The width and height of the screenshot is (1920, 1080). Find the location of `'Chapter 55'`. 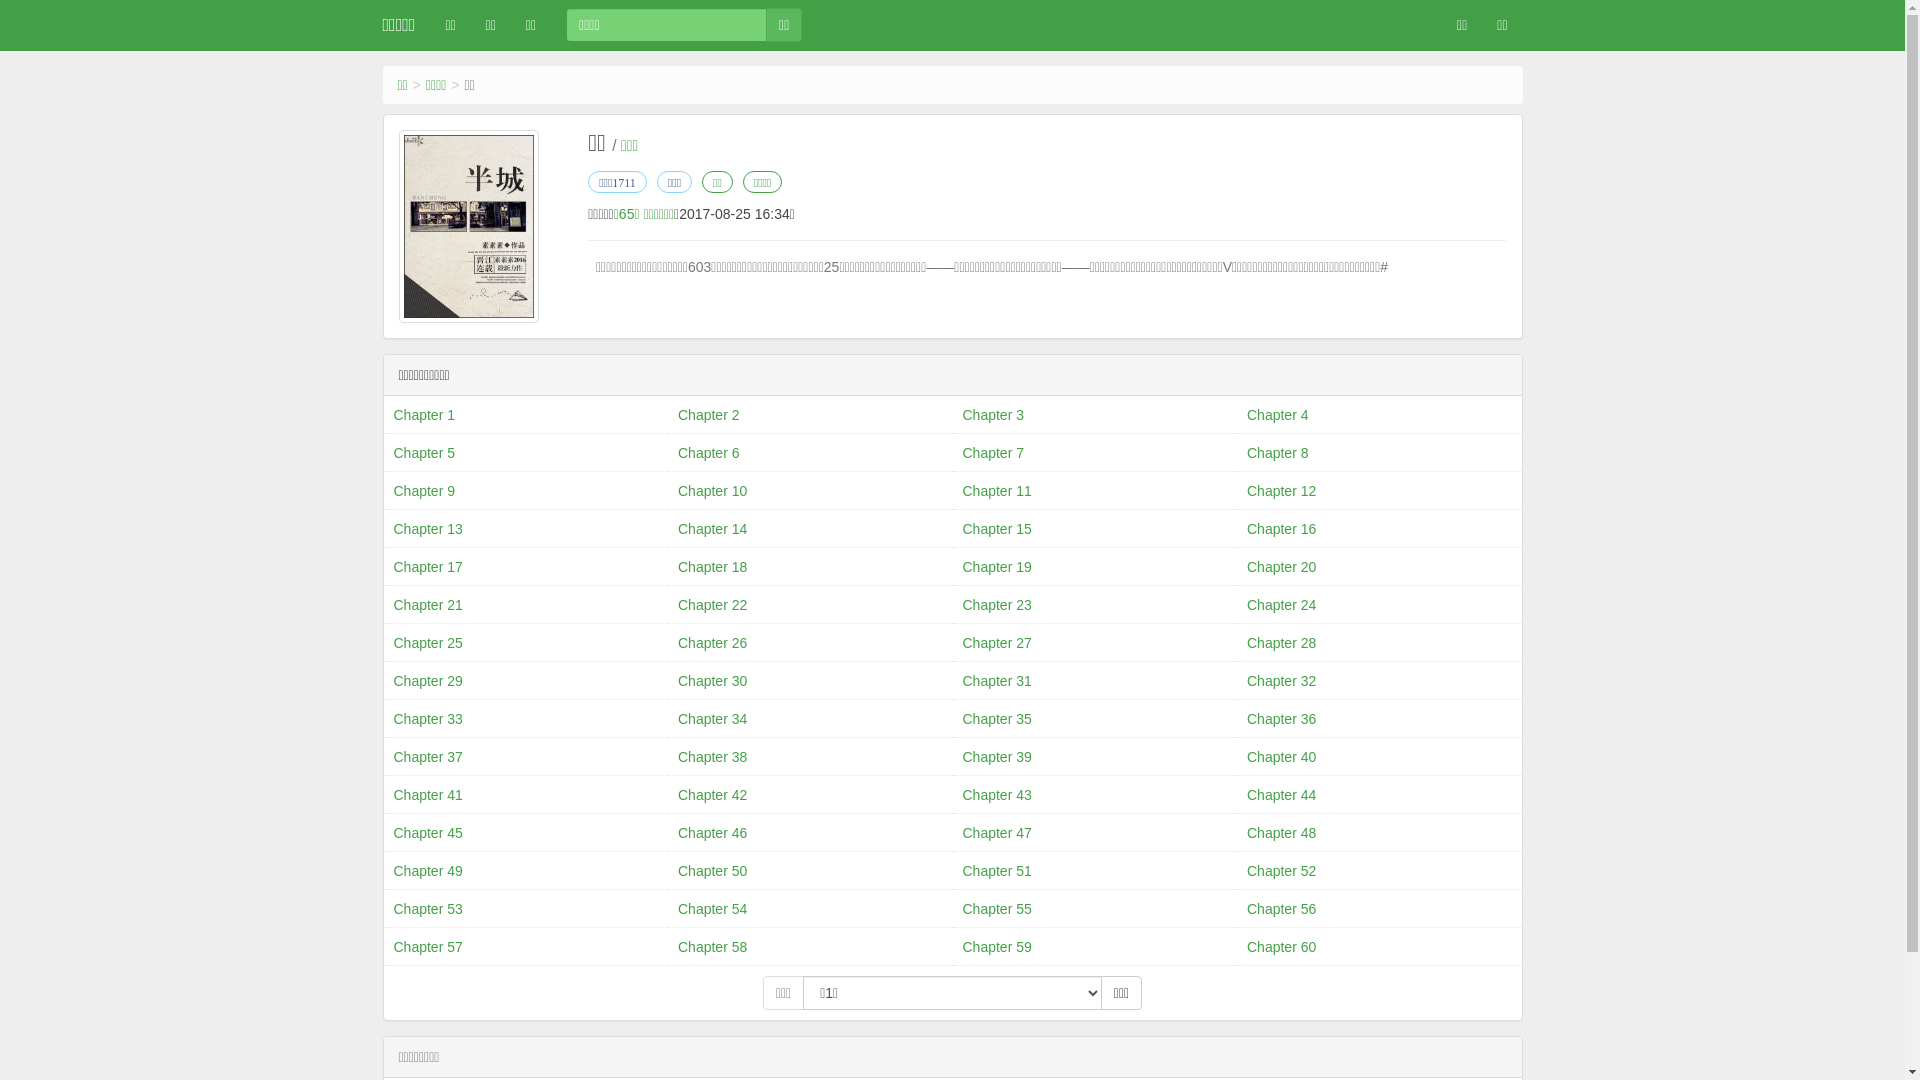

'Chapter 55' is located at coordinates (1093, 909).